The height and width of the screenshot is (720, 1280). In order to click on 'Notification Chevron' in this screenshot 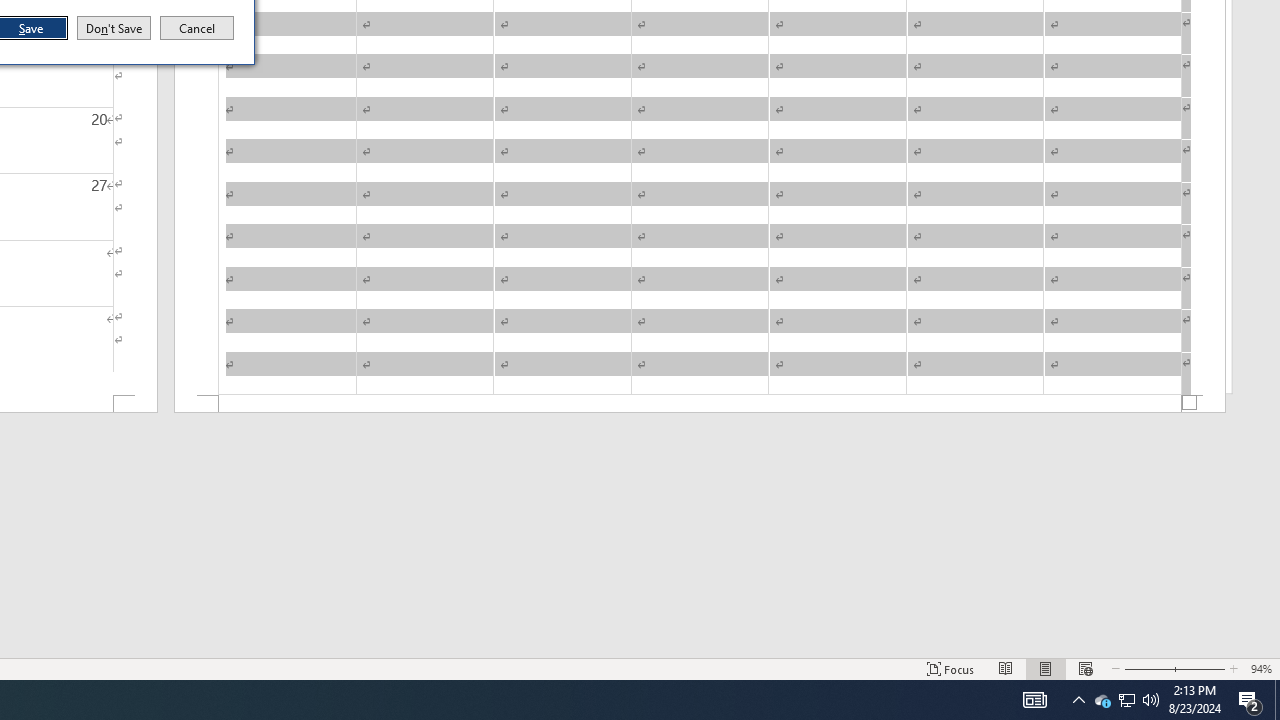, I will do `click(1078, 698)`.